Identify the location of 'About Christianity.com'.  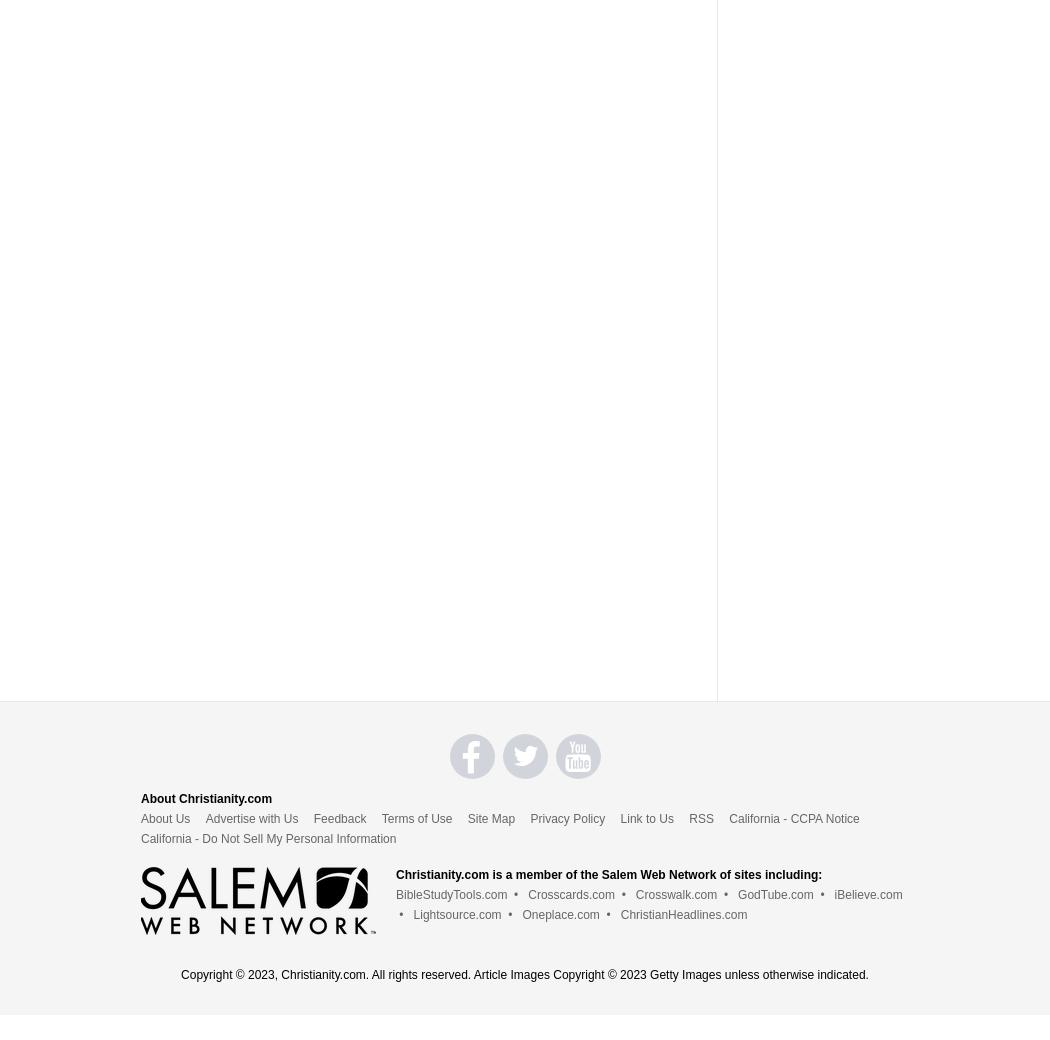
(205, 796).